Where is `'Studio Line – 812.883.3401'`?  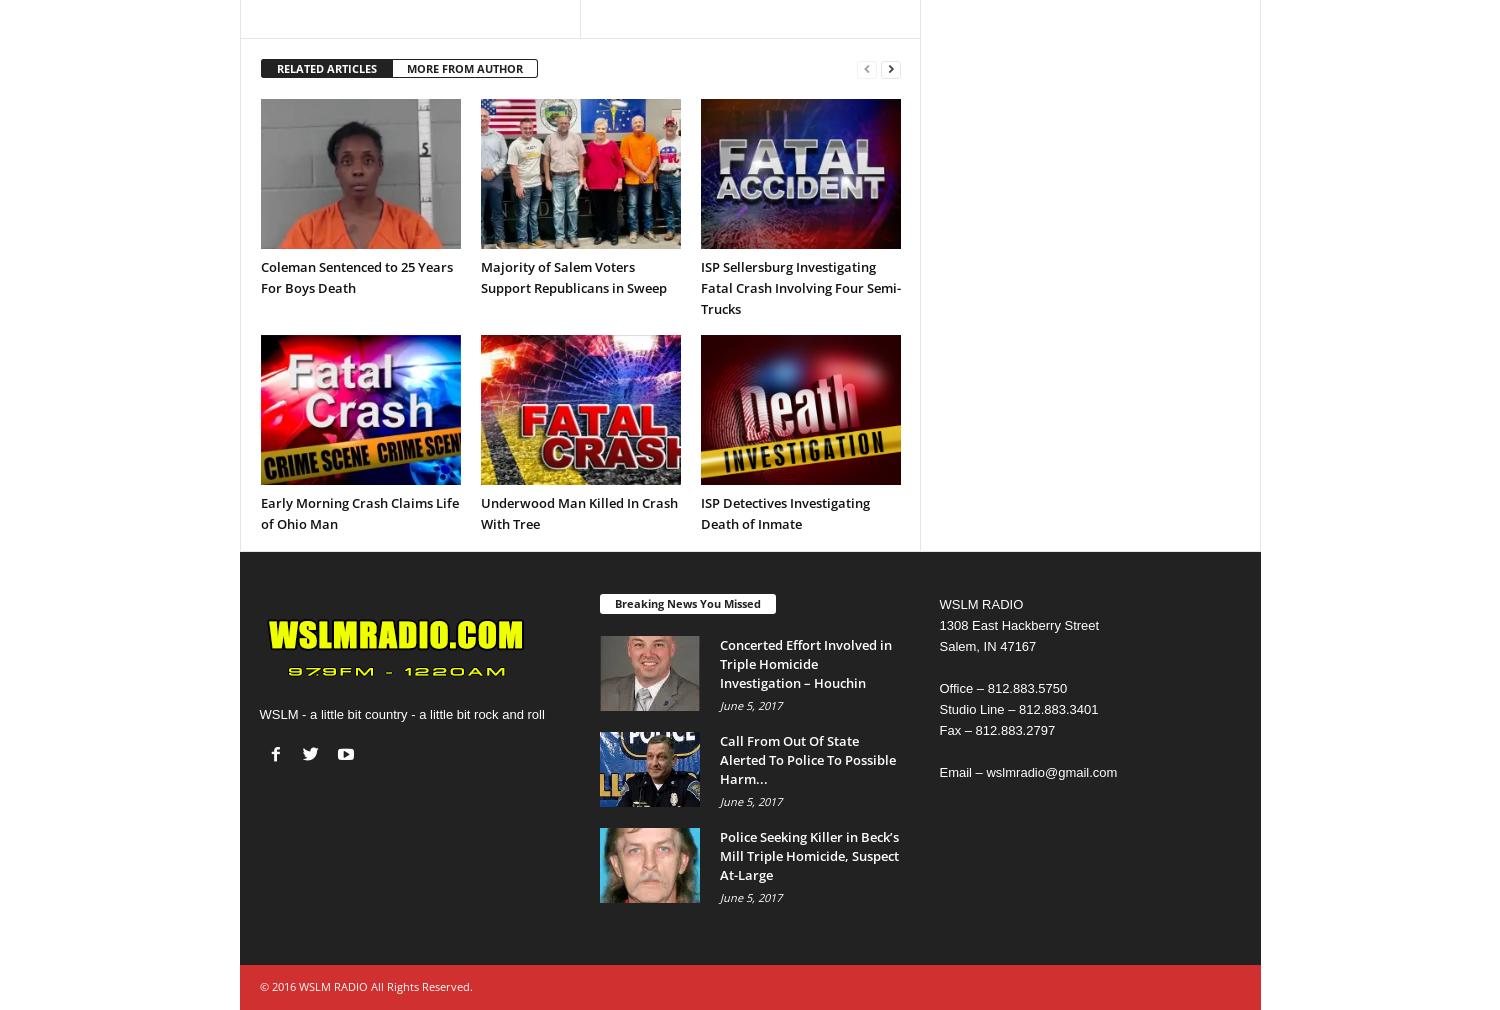
'Studio Line – 812.883.3401' is located at coordinates (938, 708).